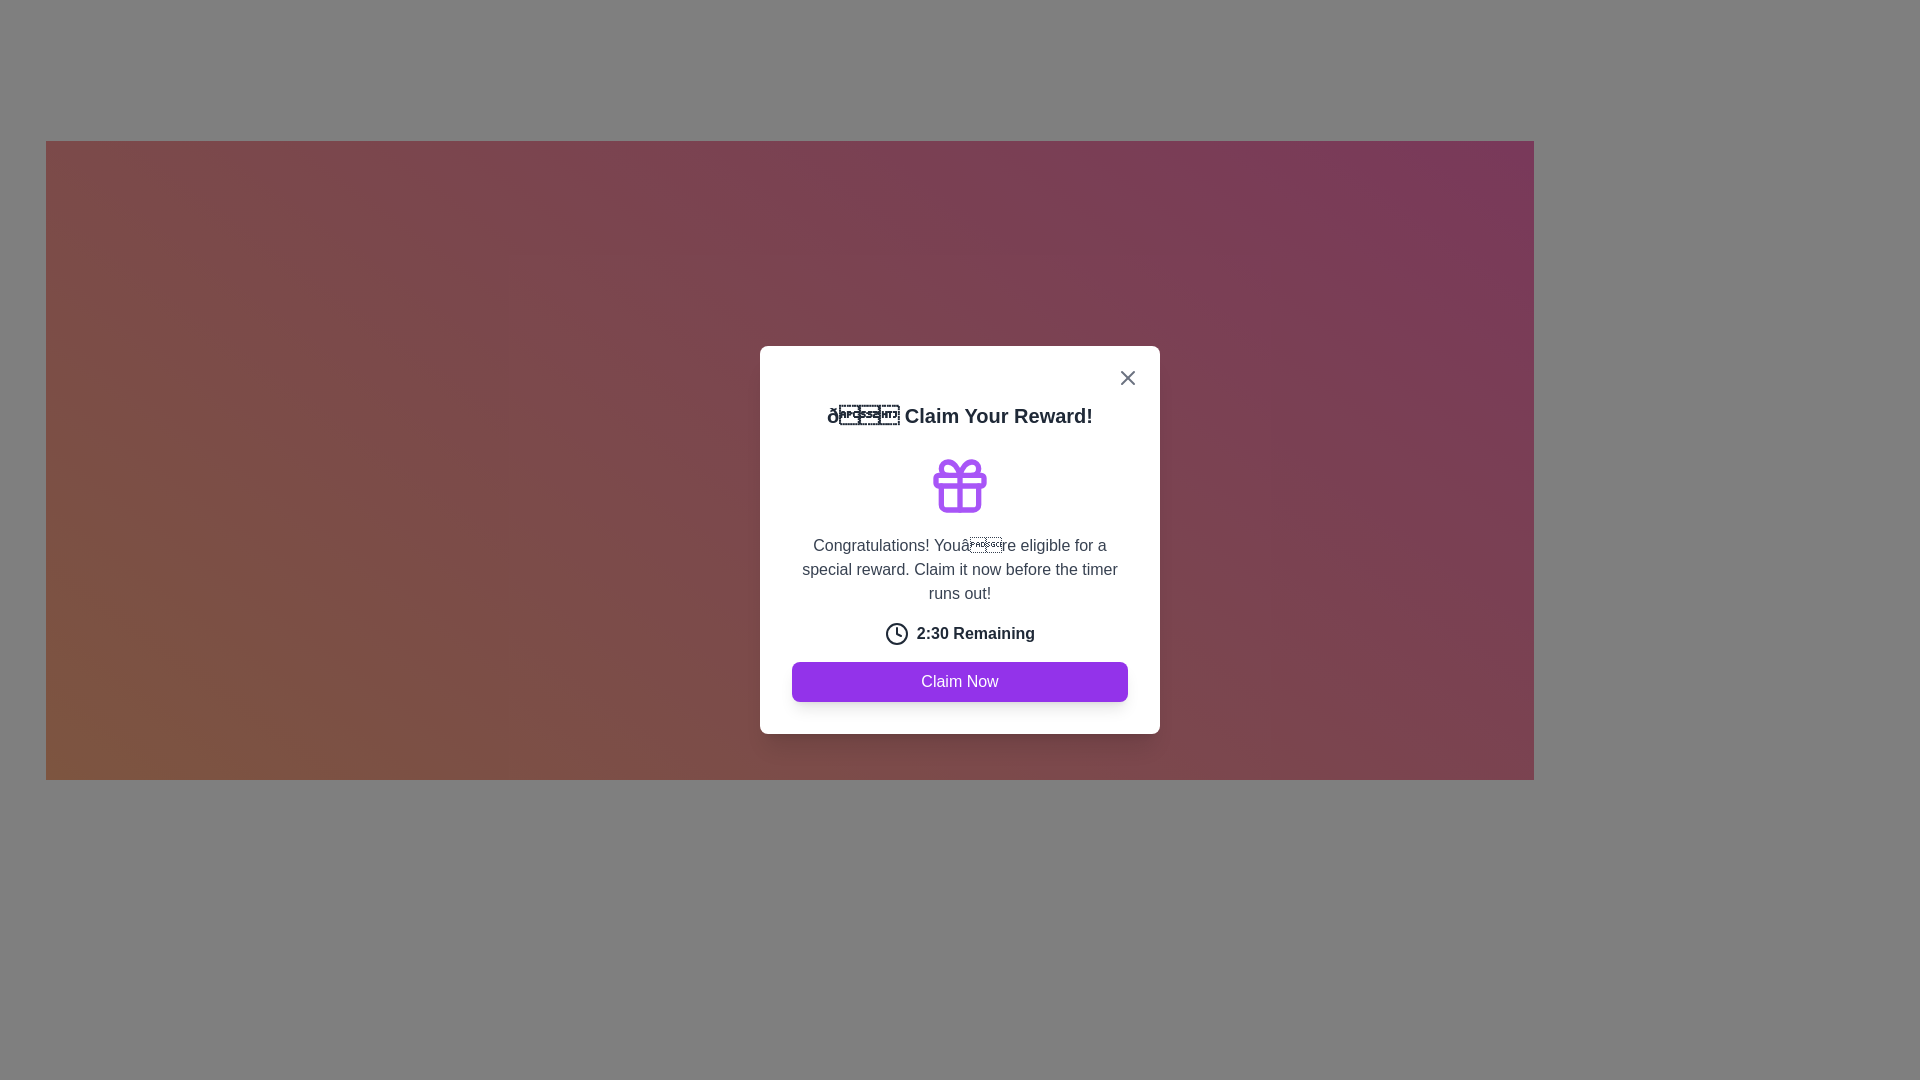  What do you see at coordinates (960, 570) in the screenshot?
I see `text block that displays the message 'Congratulations! You’re eligible for a special reward. Claim it now before the timer runs out!' which is centered in a modal window and styled in gray color` at bounding box center [960, 570].